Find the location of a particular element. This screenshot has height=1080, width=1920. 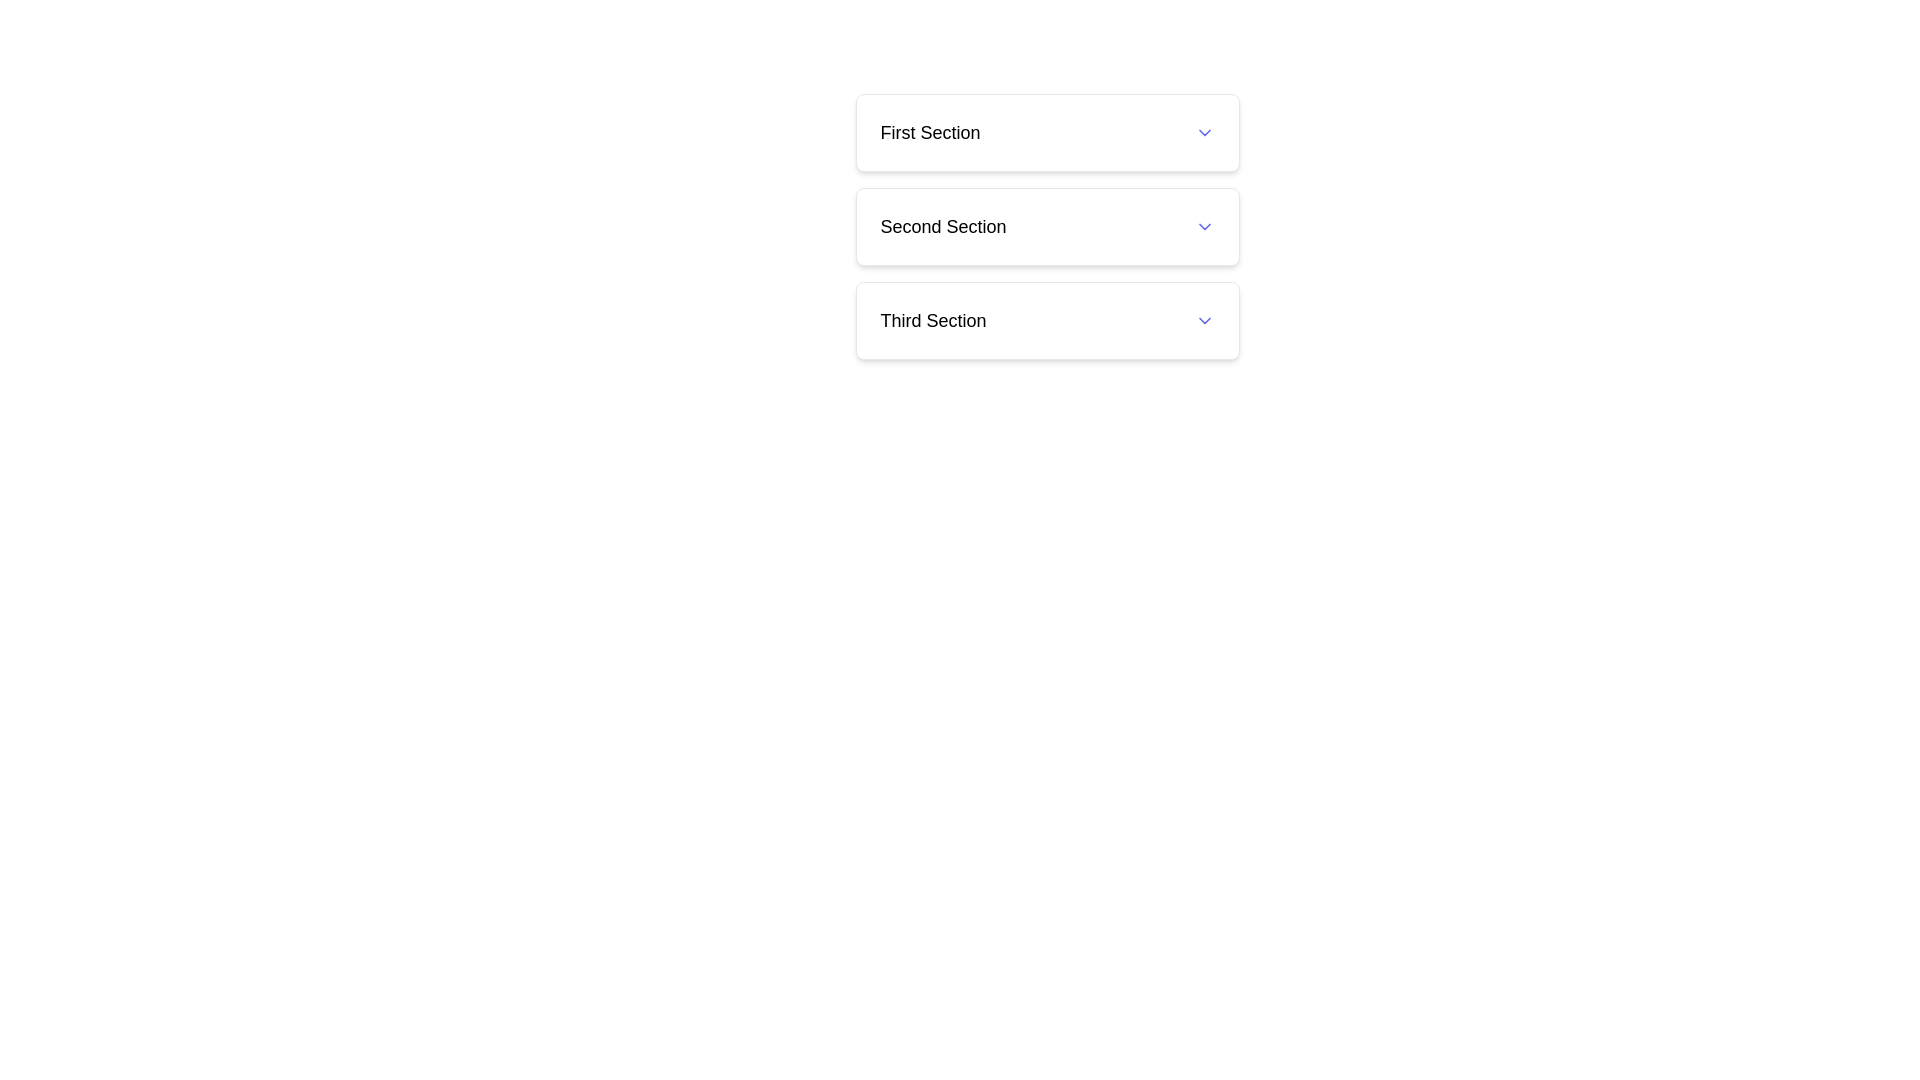

the 'Second Section' Toggle header element for accessibility navigation is located at coordinates (1046, 226).